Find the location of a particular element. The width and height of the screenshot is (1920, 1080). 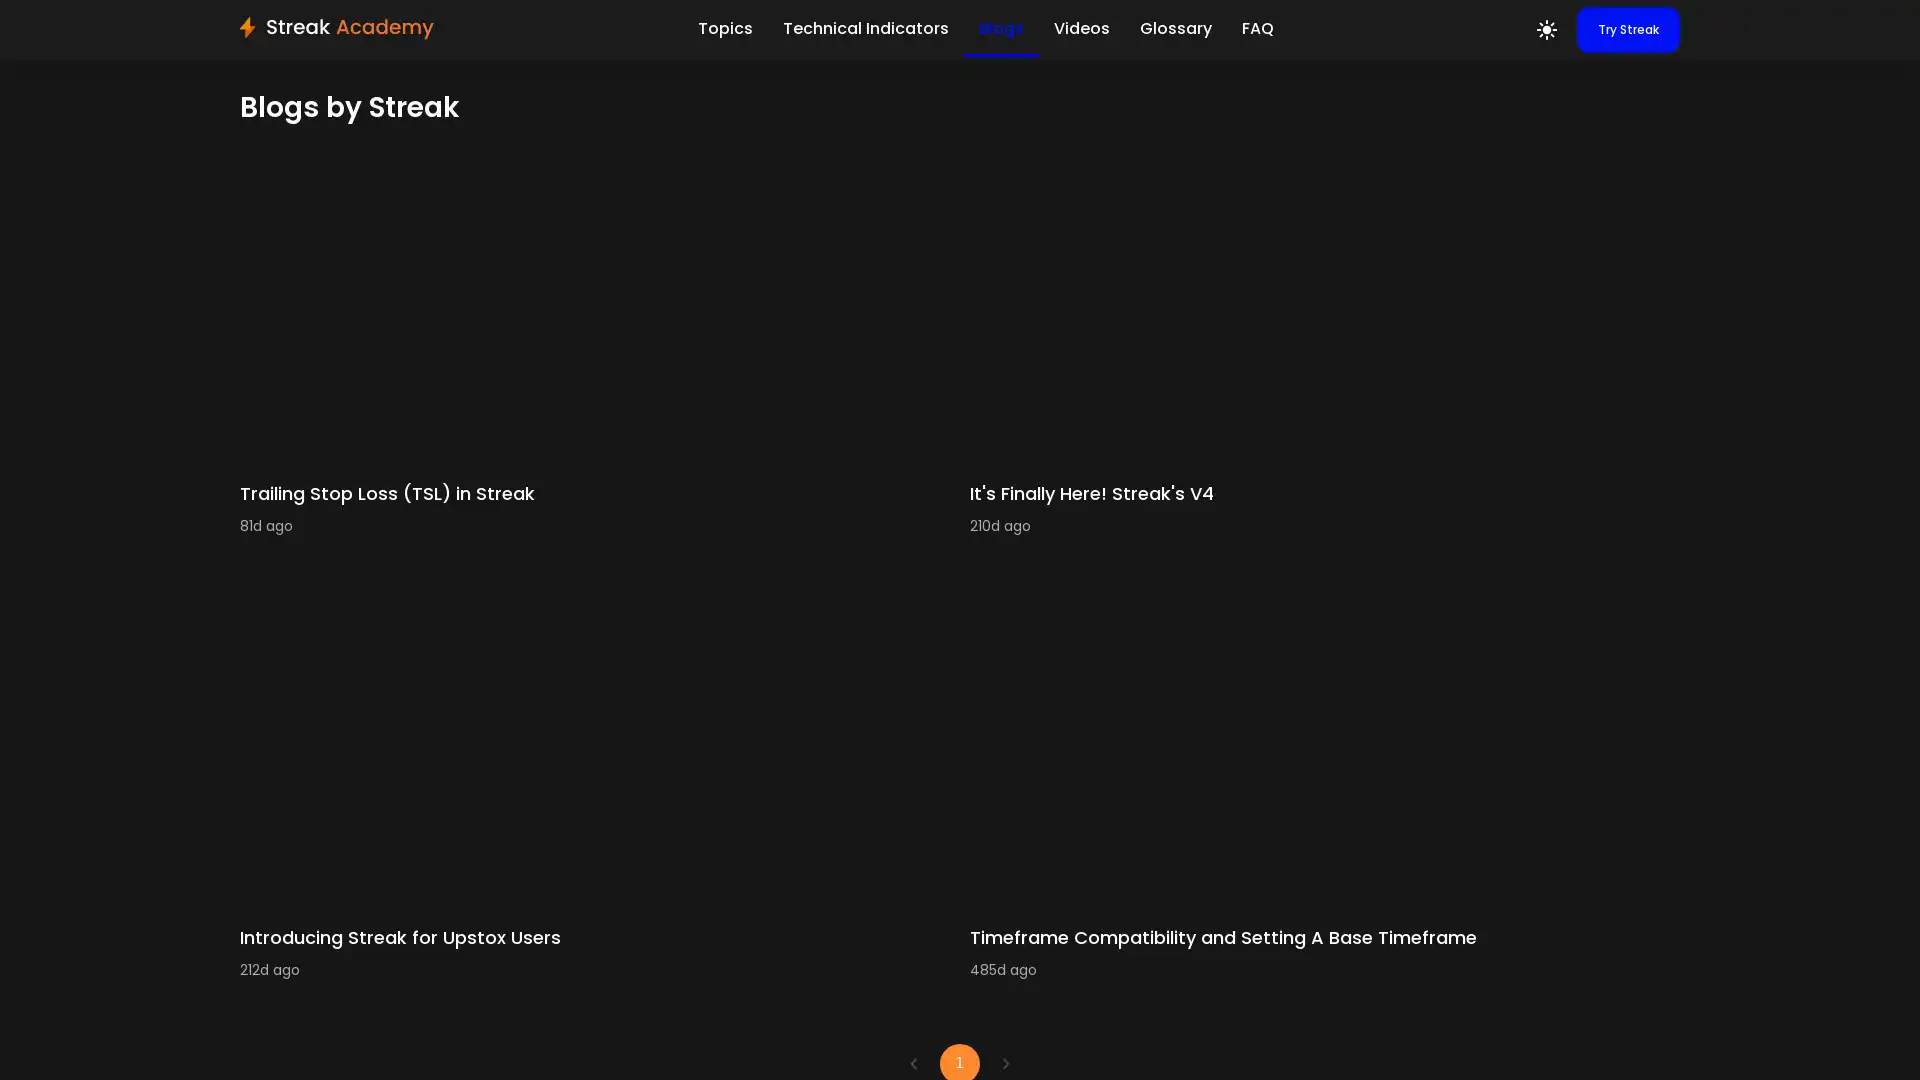

Try Streak is located at coordinates (1628, 30).